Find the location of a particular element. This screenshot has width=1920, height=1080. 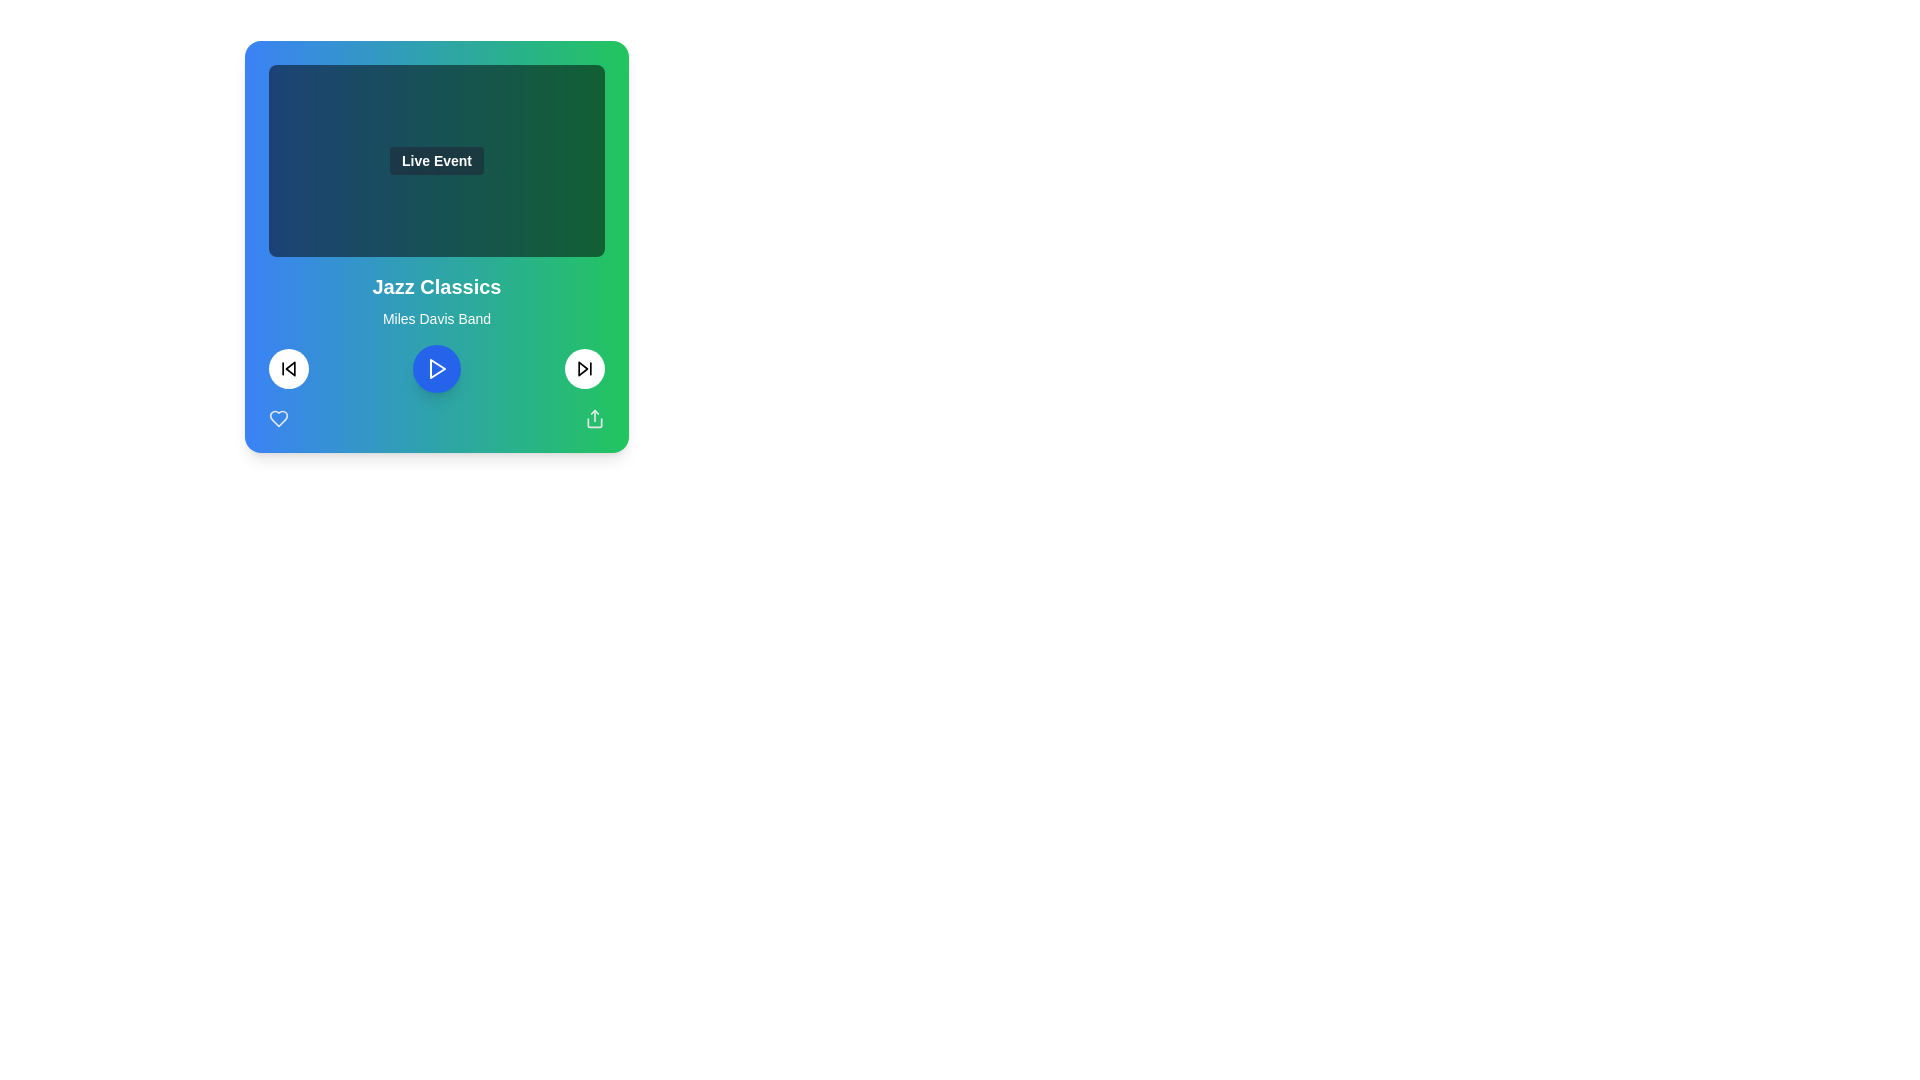

the 'skip forward' button located in the bottom right portion of the music card interface to skip to the next track is located at coordinates (582, 369).